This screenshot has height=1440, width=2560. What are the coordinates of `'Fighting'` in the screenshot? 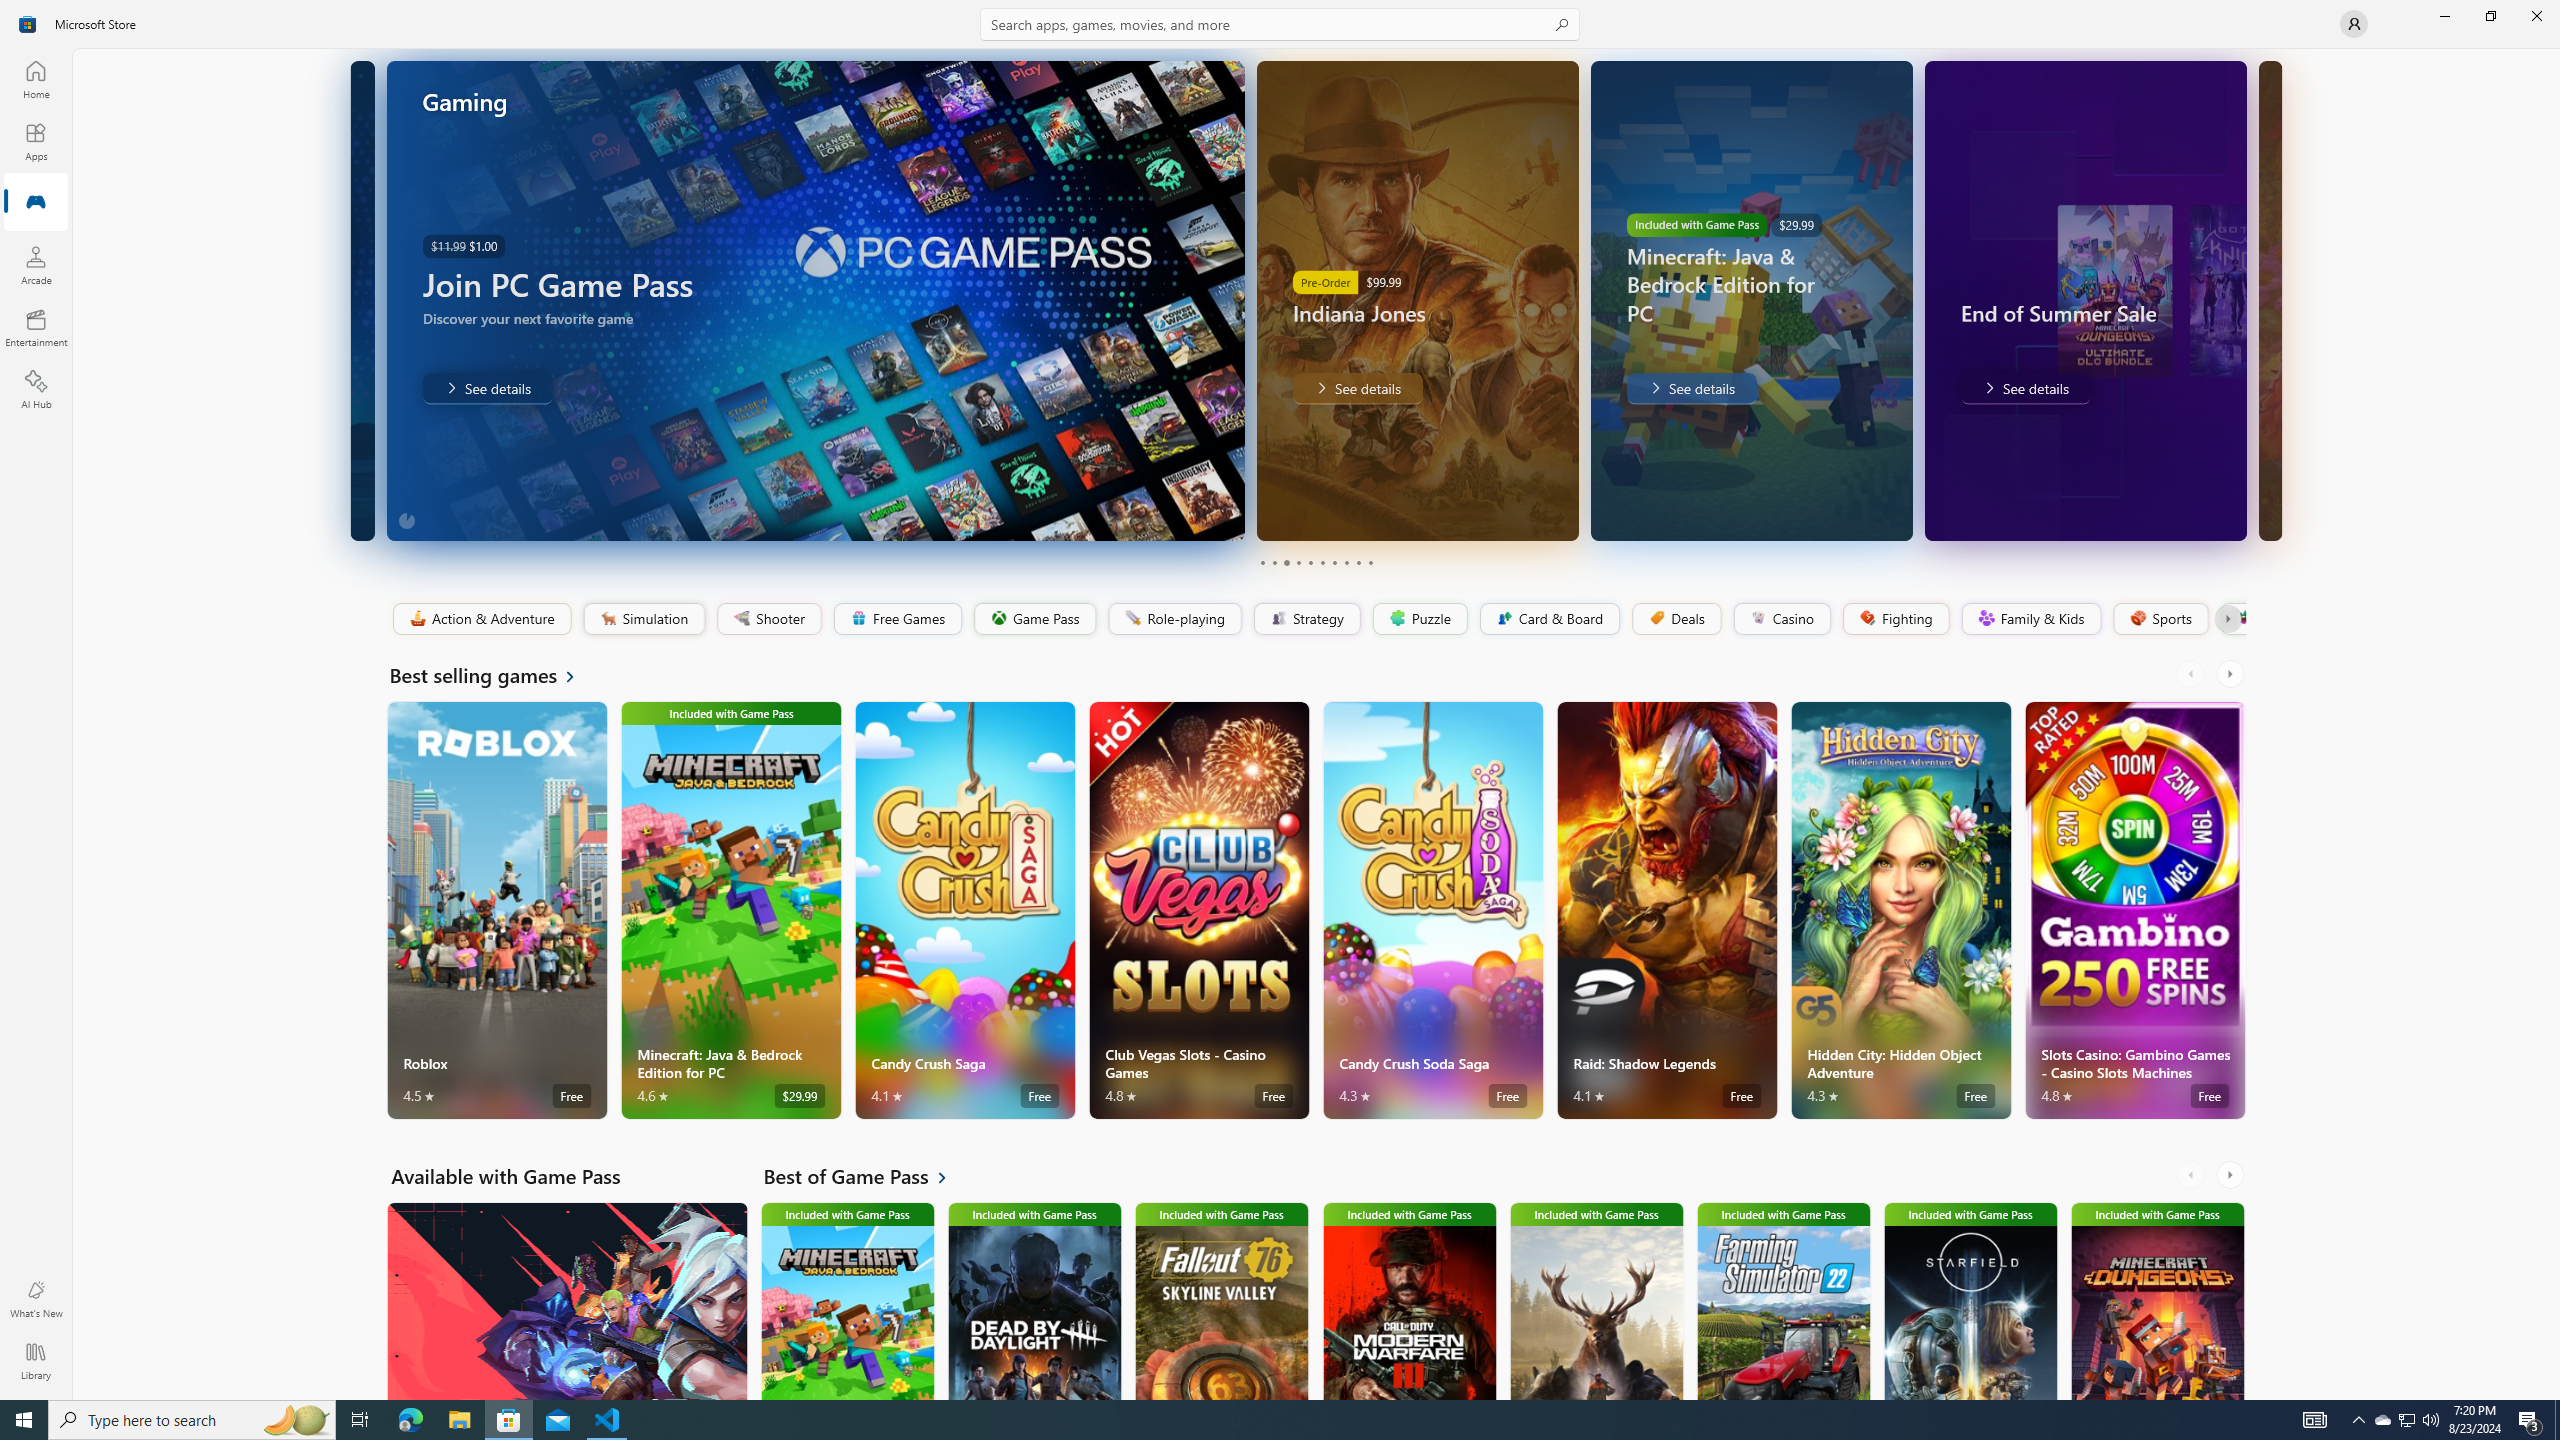 It's located at (1895, 618).